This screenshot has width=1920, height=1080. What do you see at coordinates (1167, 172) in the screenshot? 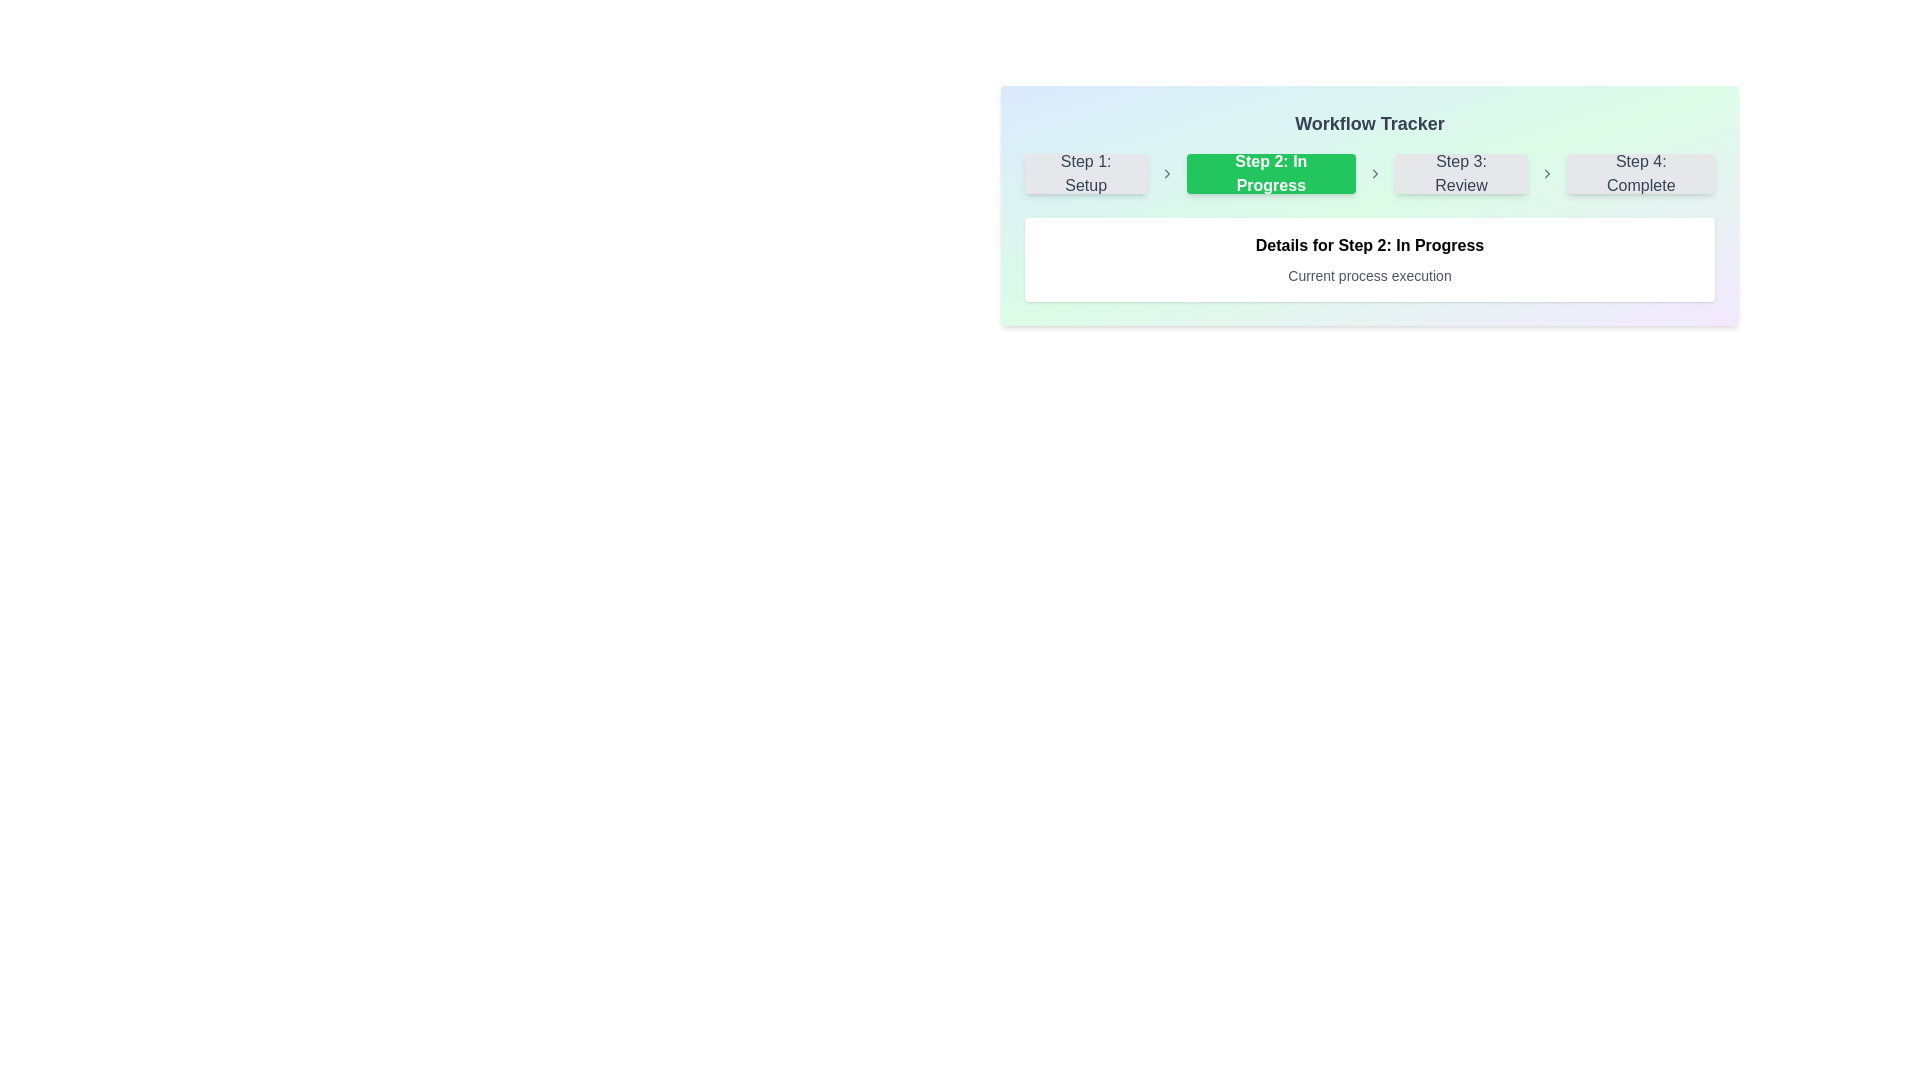
I see `the first rightward-pointing arrow in the navigation sequence, which indicates progression from 'Step 1: Setup' to 'Step 2: In Progress'` at bounding box center [1167, 172].